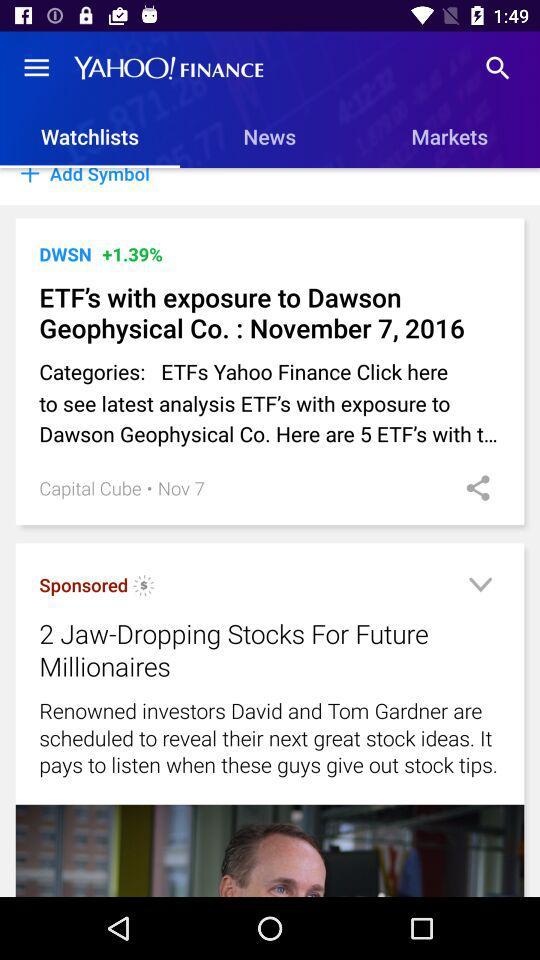 The image size is (540, 960). Describe the element at coordinates (270, 402) in the screenshot. I see `the icon below the etf s with item` at that location.